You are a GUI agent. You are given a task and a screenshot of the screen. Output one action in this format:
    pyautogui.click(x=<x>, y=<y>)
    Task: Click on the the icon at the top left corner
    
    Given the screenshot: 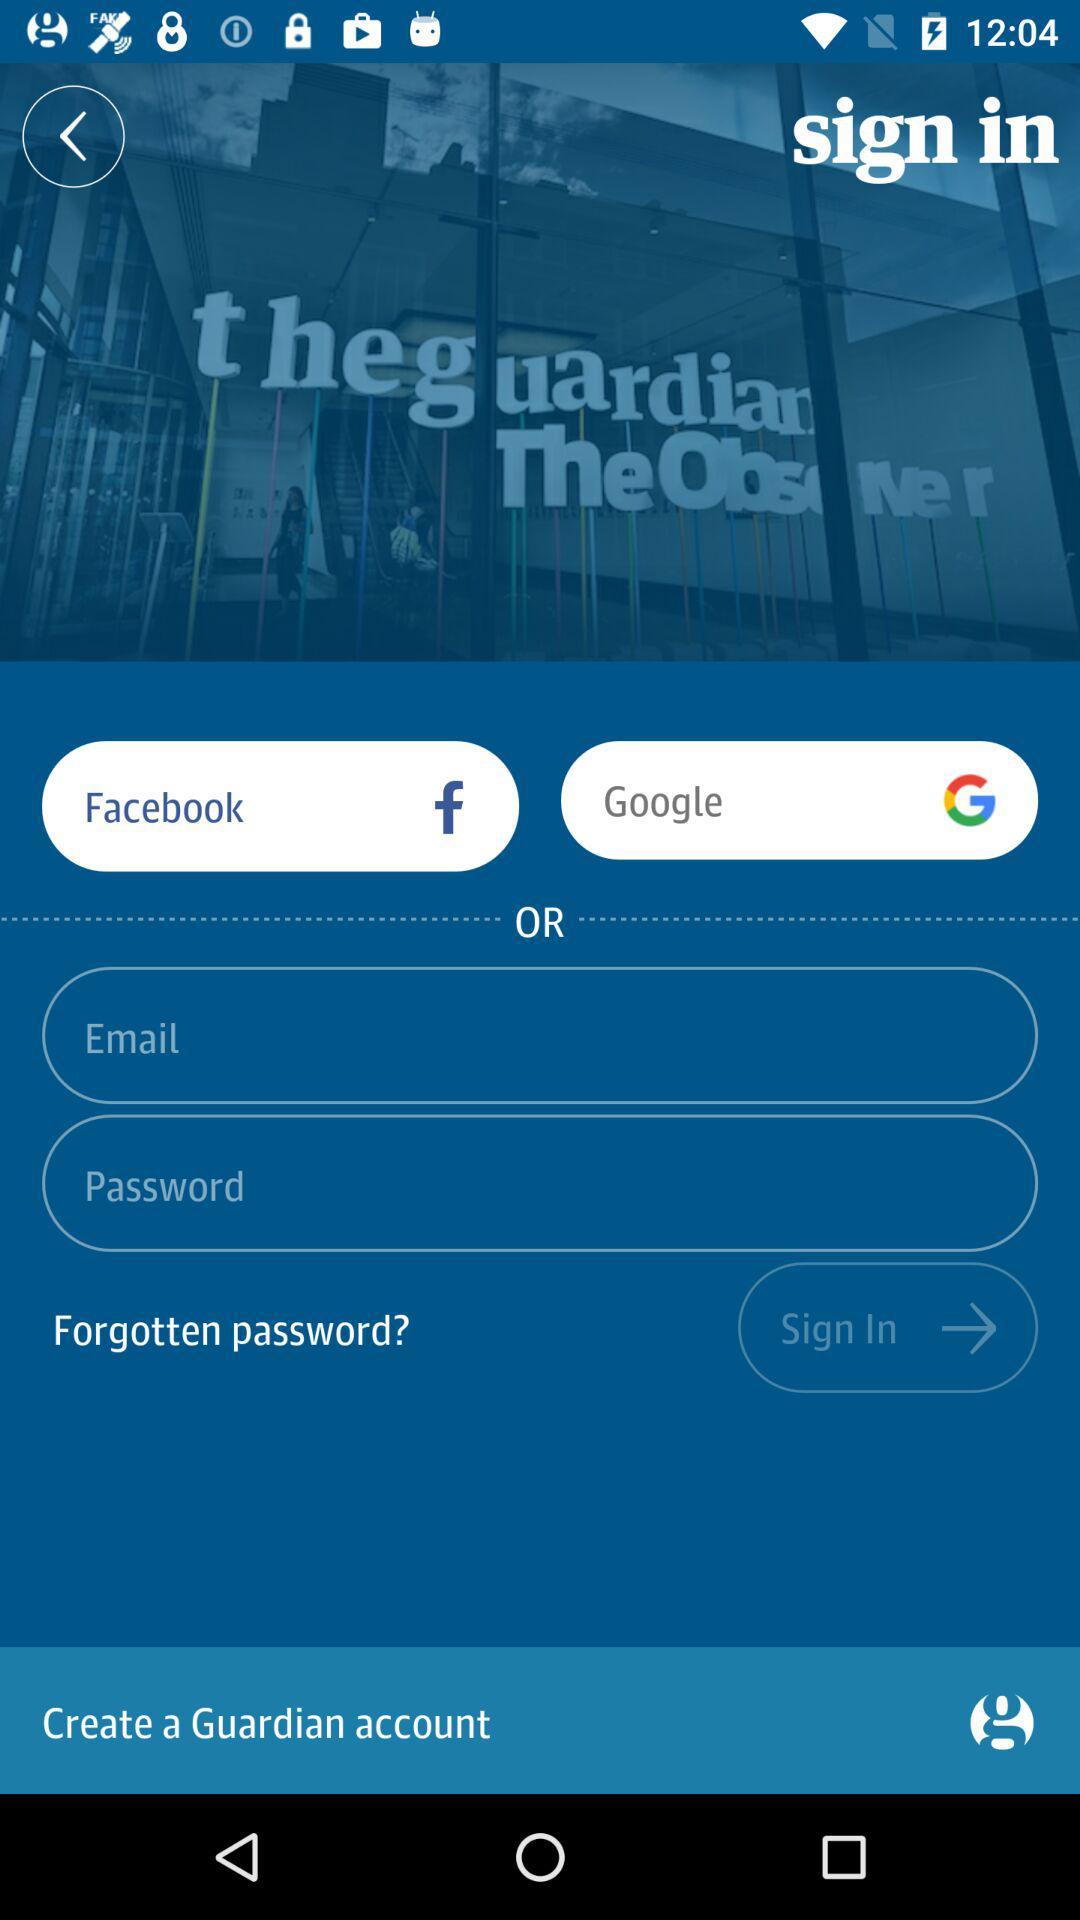 What is the action you would take?
    pyautogui.click(x=72, y=135)
    